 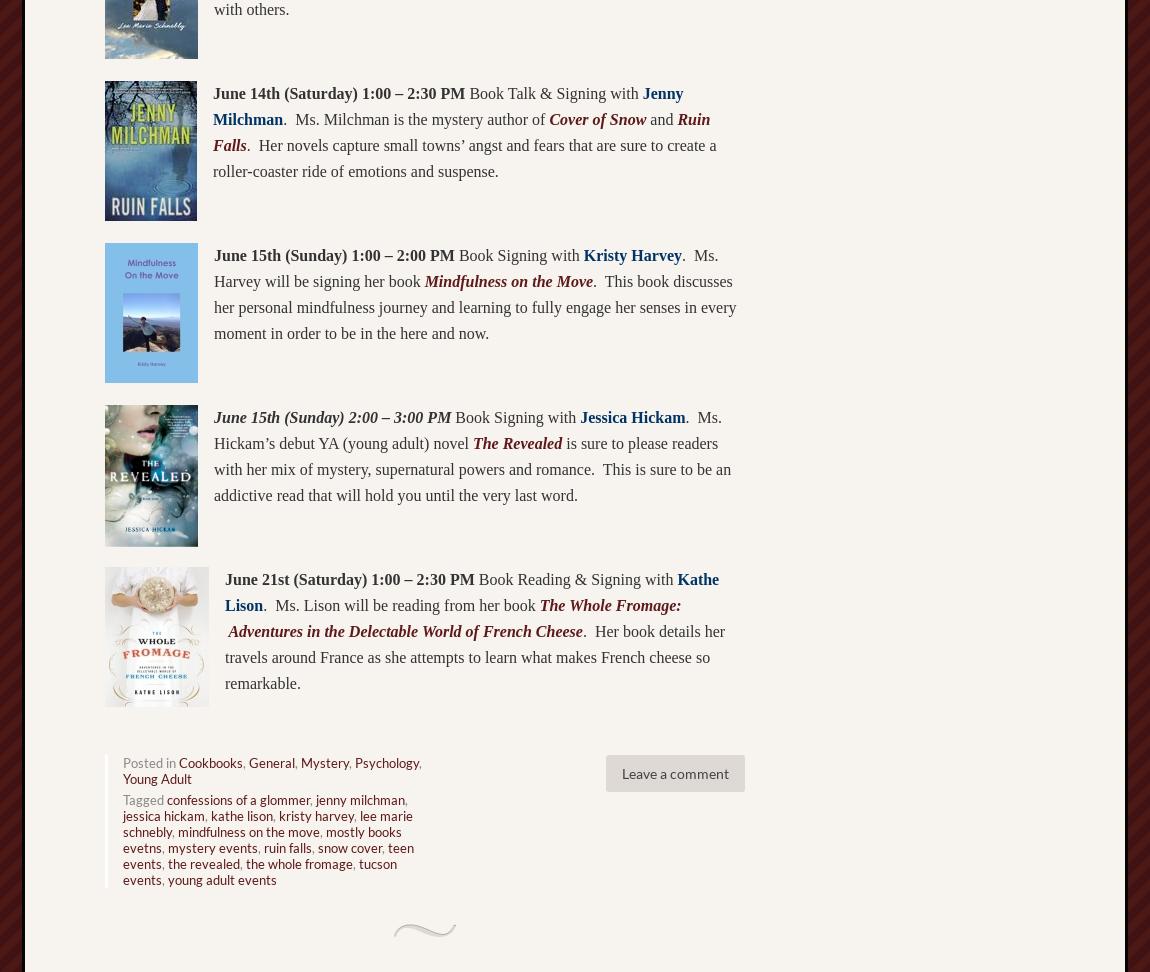 I want to click on 'confessions of a glommer', so click(x=165, y=797).